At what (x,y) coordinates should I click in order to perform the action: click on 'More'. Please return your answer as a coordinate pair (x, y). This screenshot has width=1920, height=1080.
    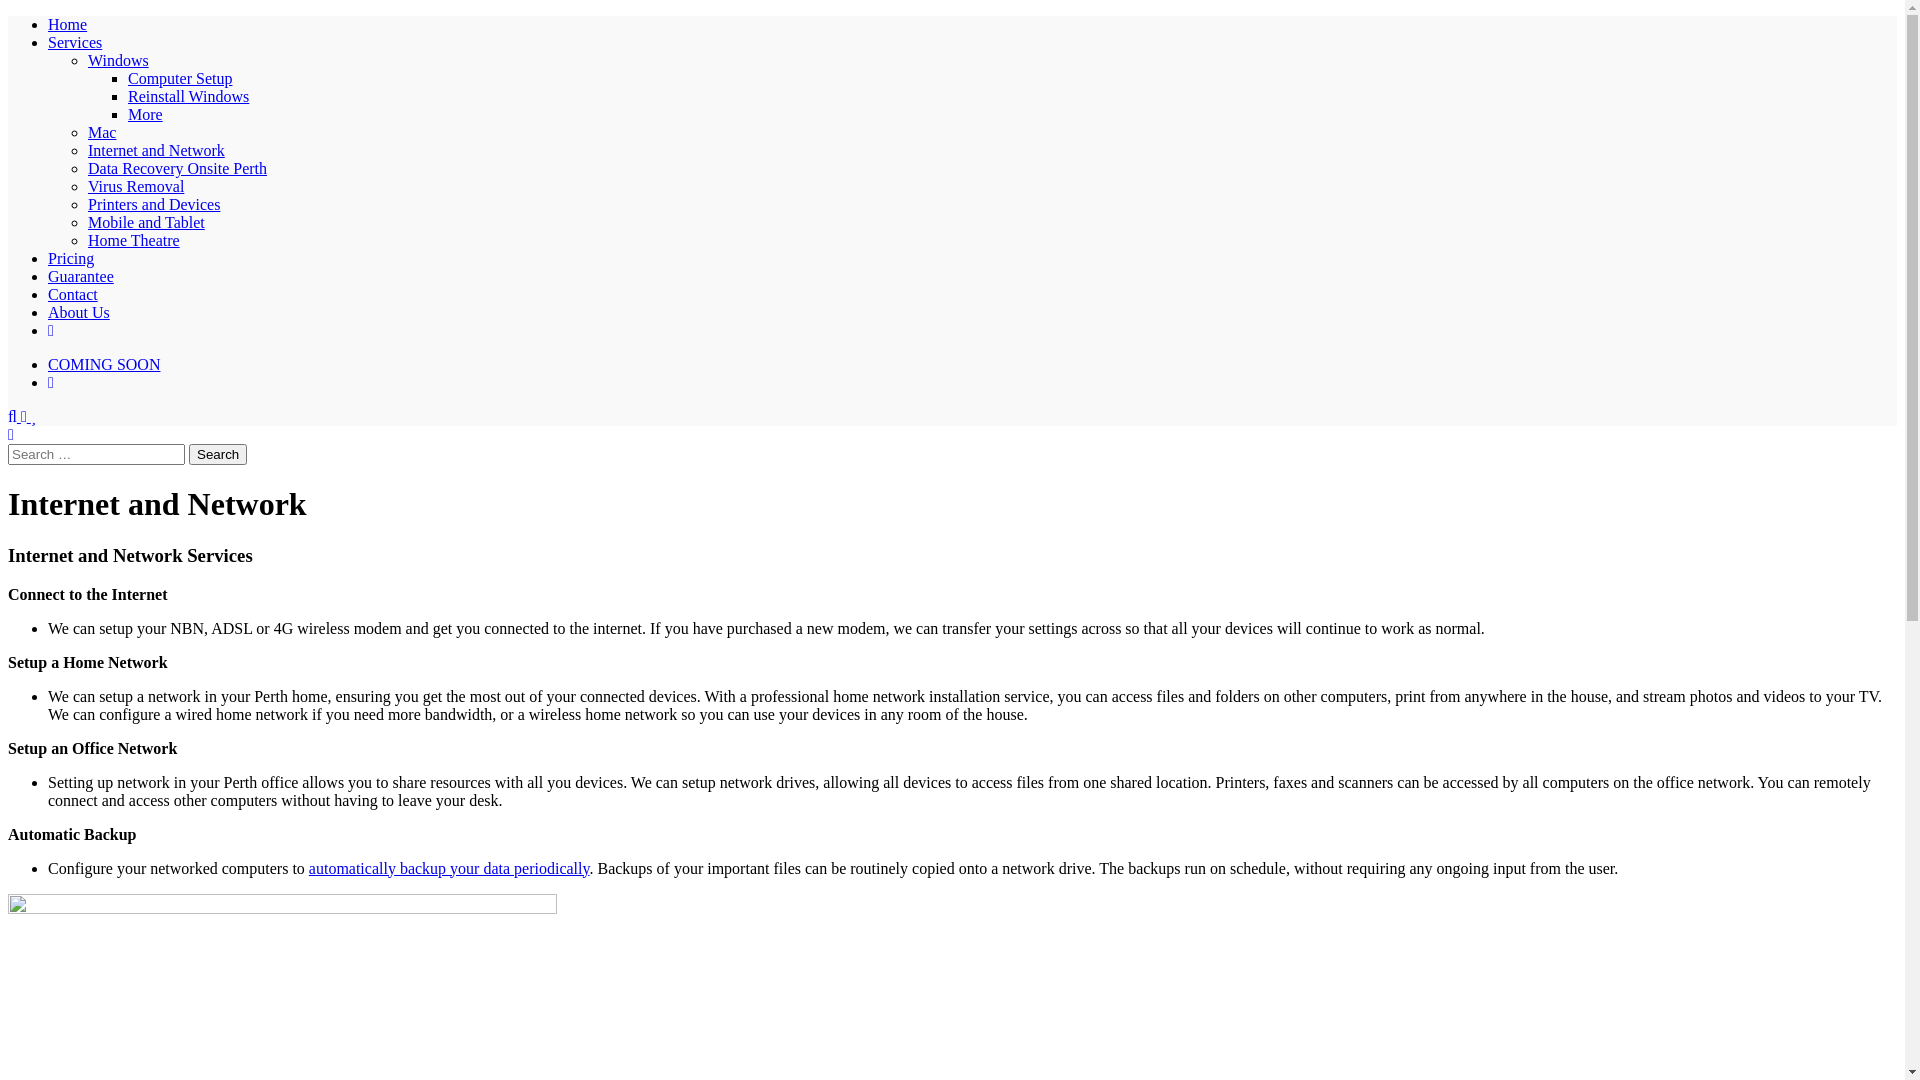
    Looking at the image, I should click on (144, 114).